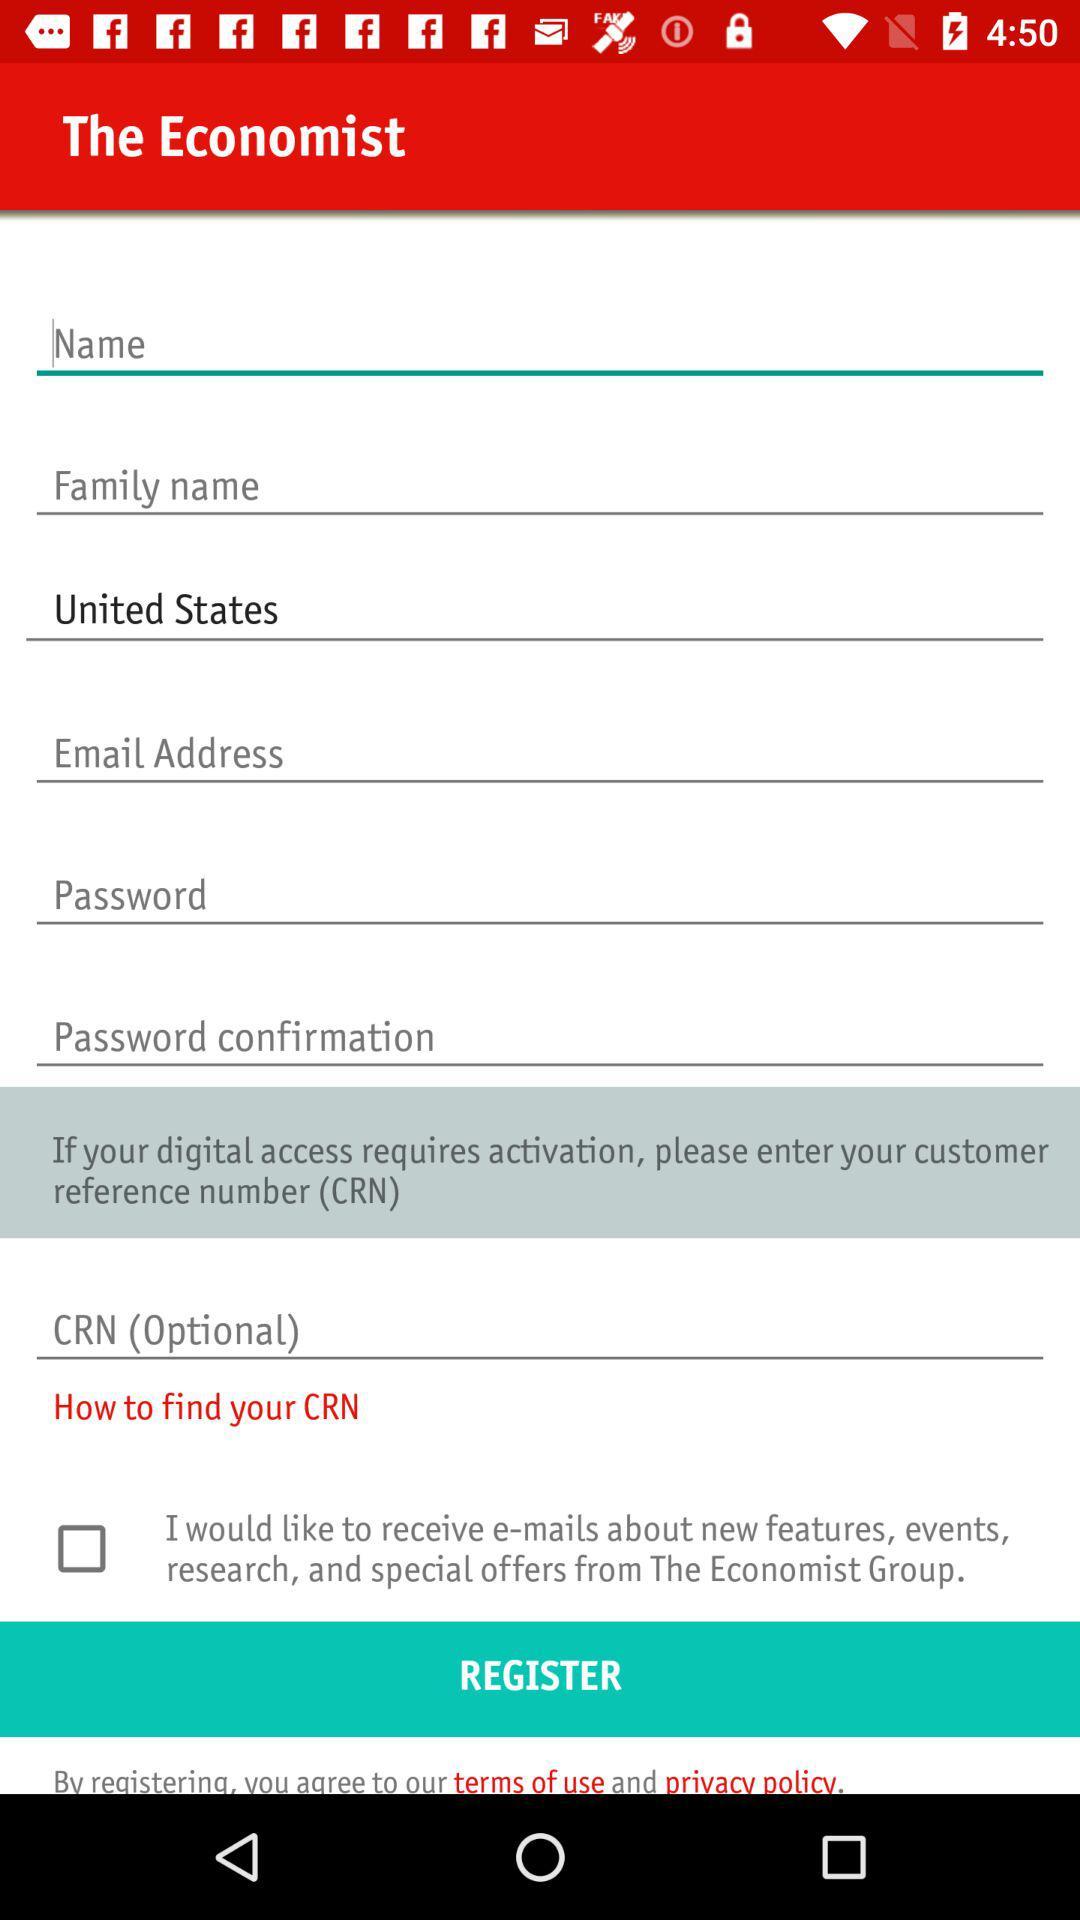 This screenshot has width=1080, height=1920. Describe the element at coordinates (92, 1547) in the screenshot. I see `agree` at that location.